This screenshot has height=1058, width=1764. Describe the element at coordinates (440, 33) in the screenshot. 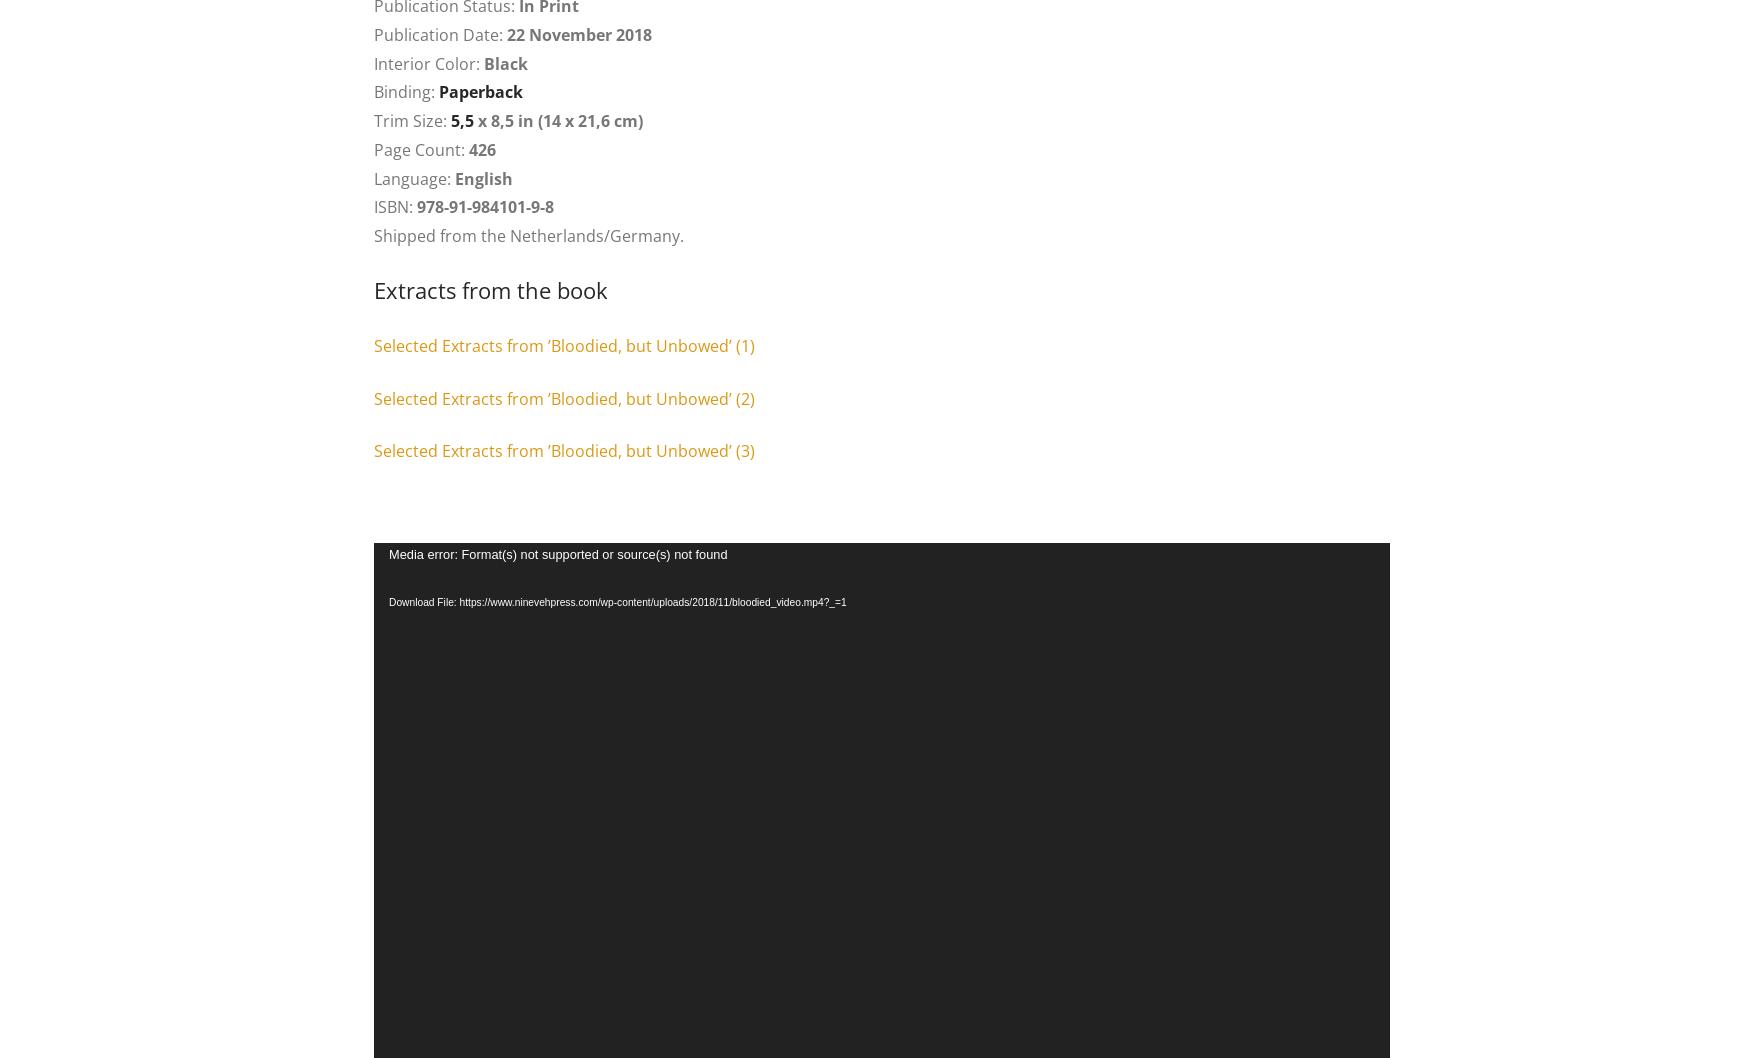

I see `'Publication Date:'` at that location.